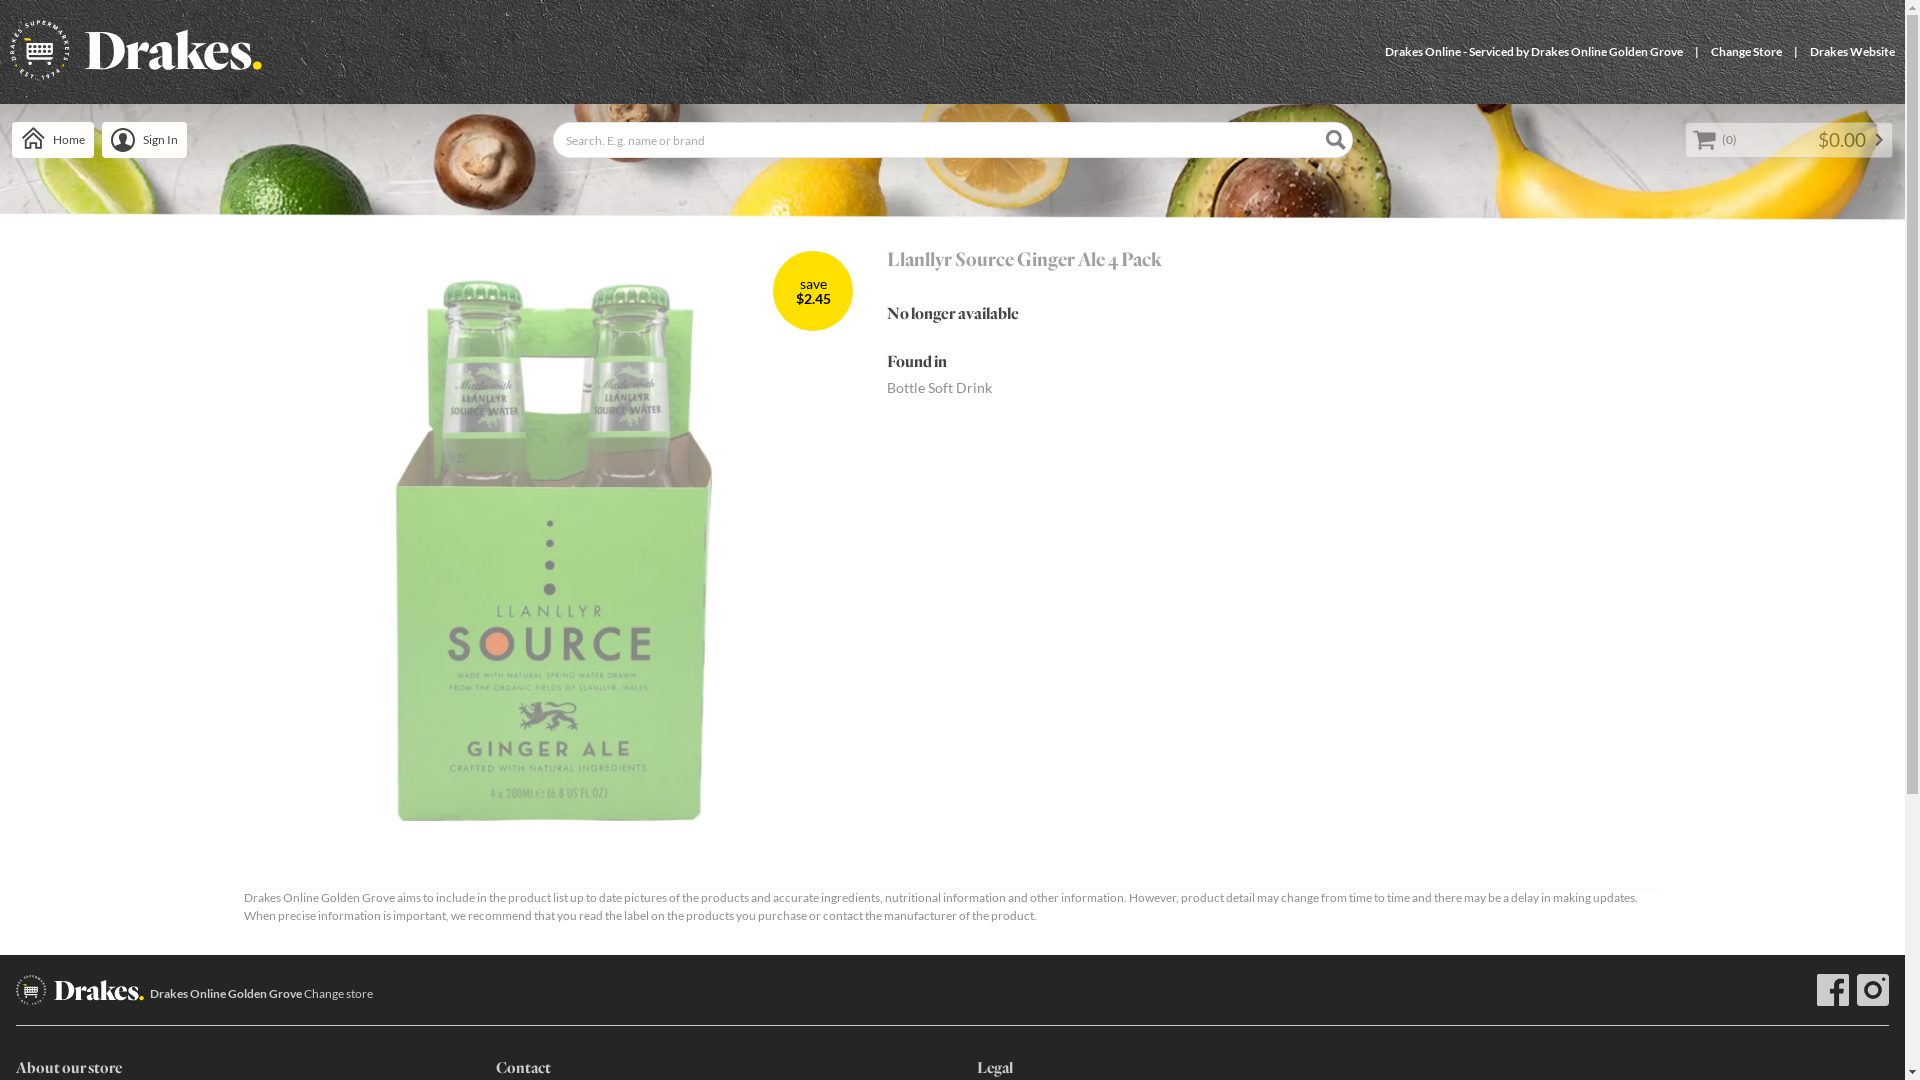 The height and width of the screenshot is (1080, 1920). Describe the element at coordinates (260, 994) in the screenshot. I see `'Drakes Online Golden Grove Change store'` at that location.